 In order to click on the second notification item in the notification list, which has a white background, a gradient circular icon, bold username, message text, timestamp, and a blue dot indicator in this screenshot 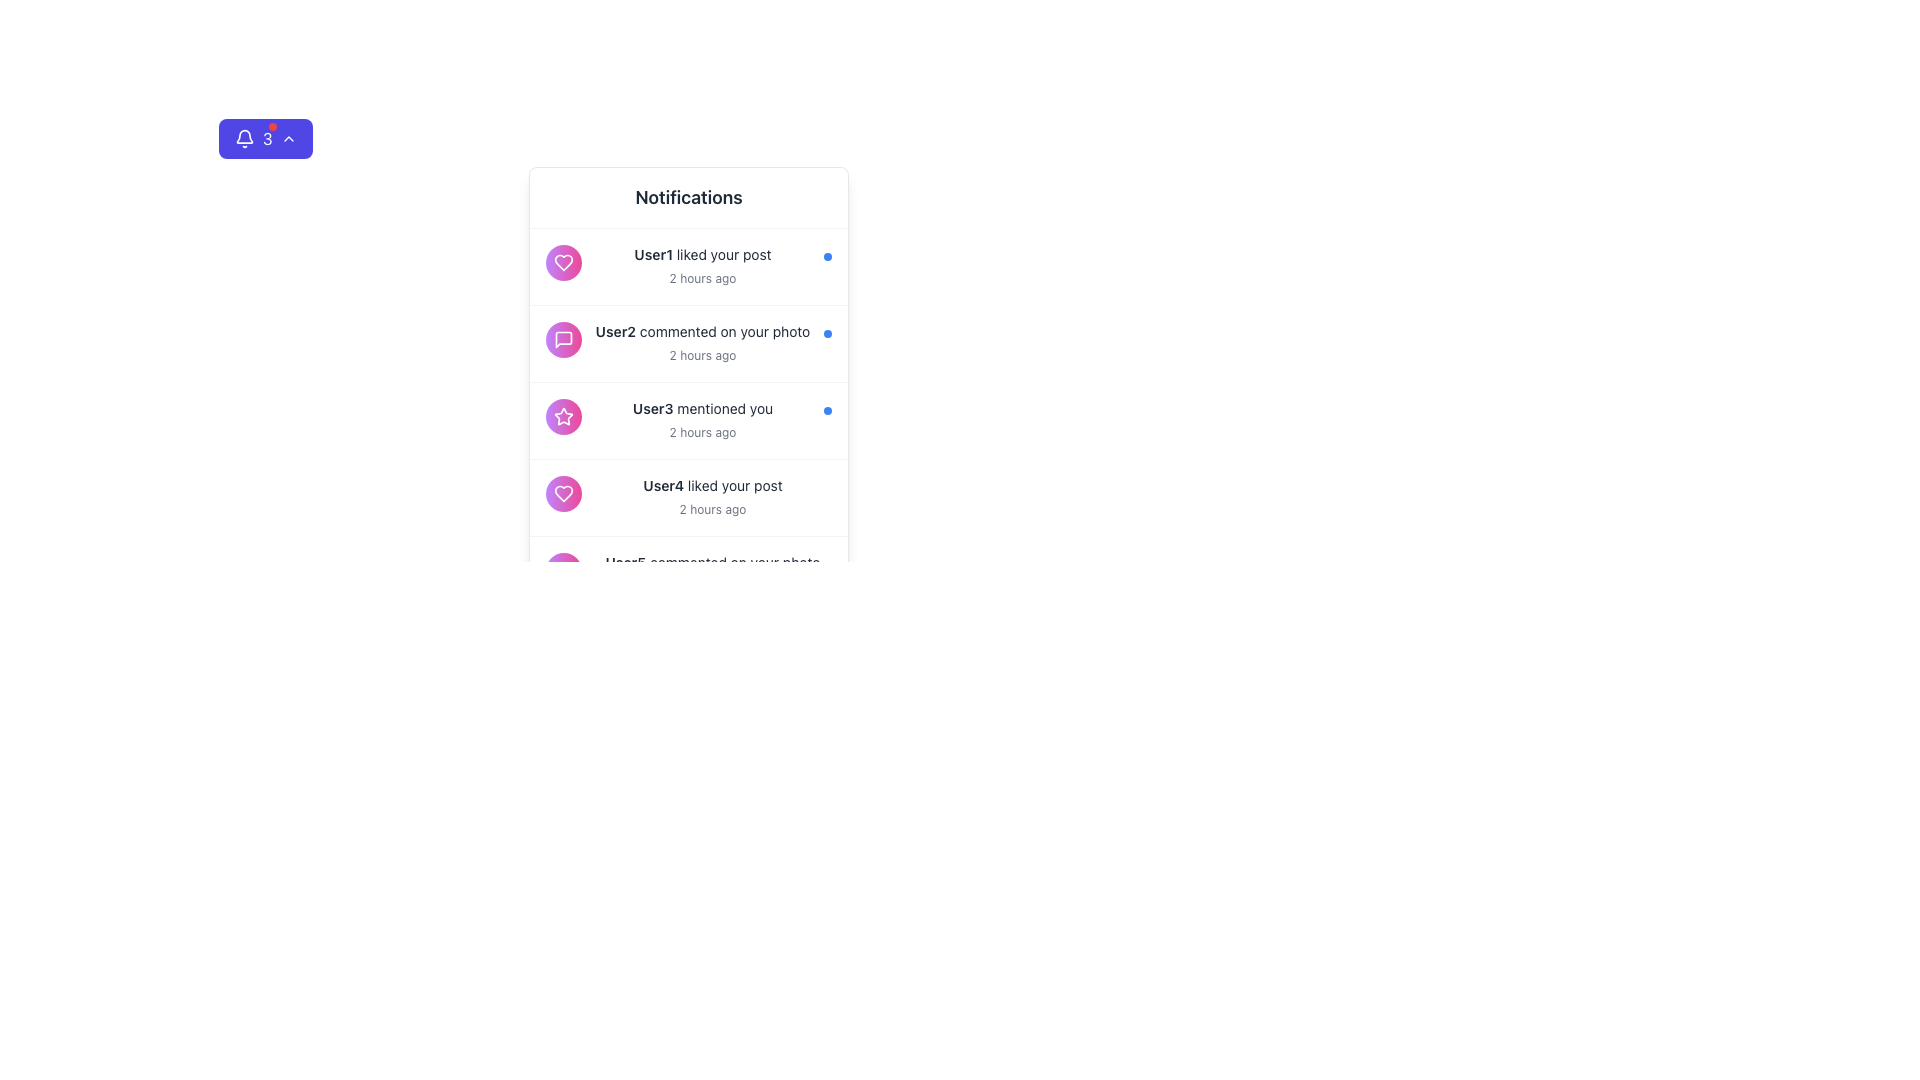, I will do `click(689, 343)`.